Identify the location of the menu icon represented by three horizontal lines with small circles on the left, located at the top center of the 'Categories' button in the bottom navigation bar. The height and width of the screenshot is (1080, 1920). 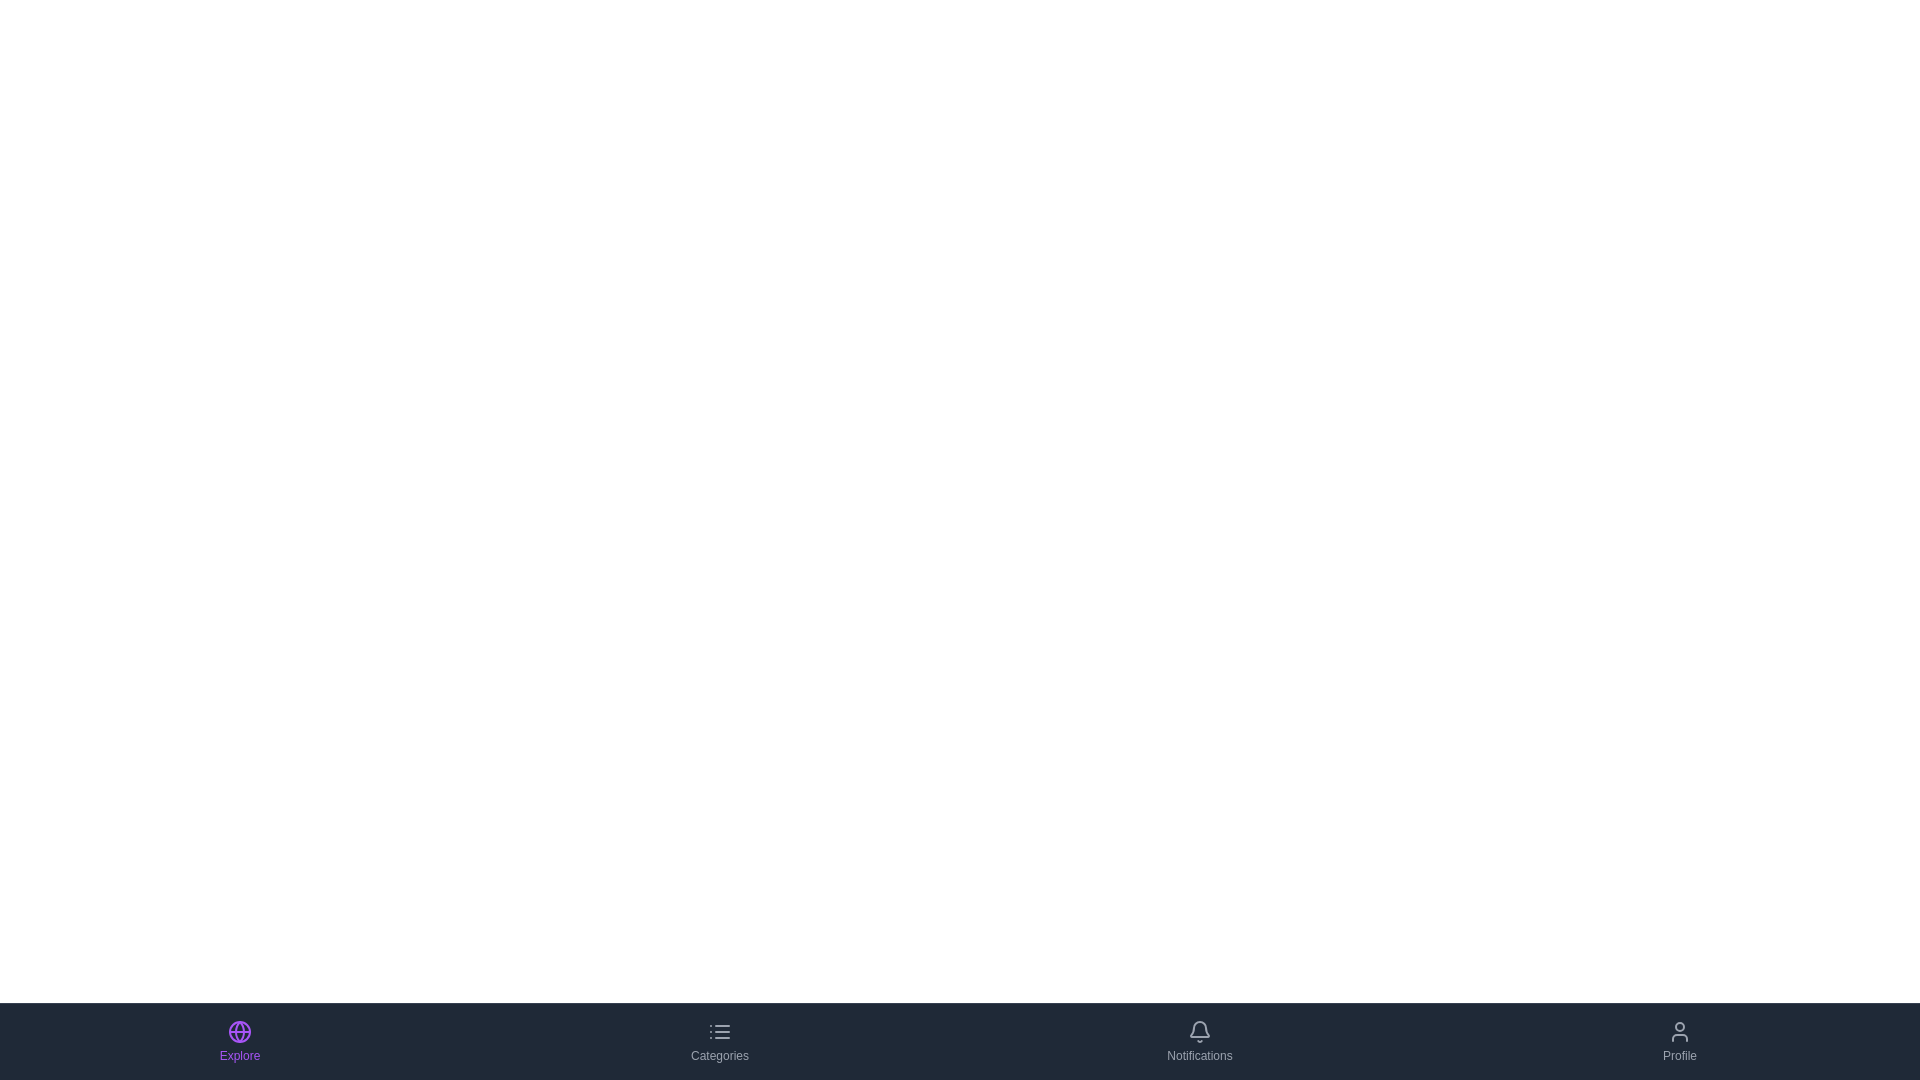
(720, 1032).